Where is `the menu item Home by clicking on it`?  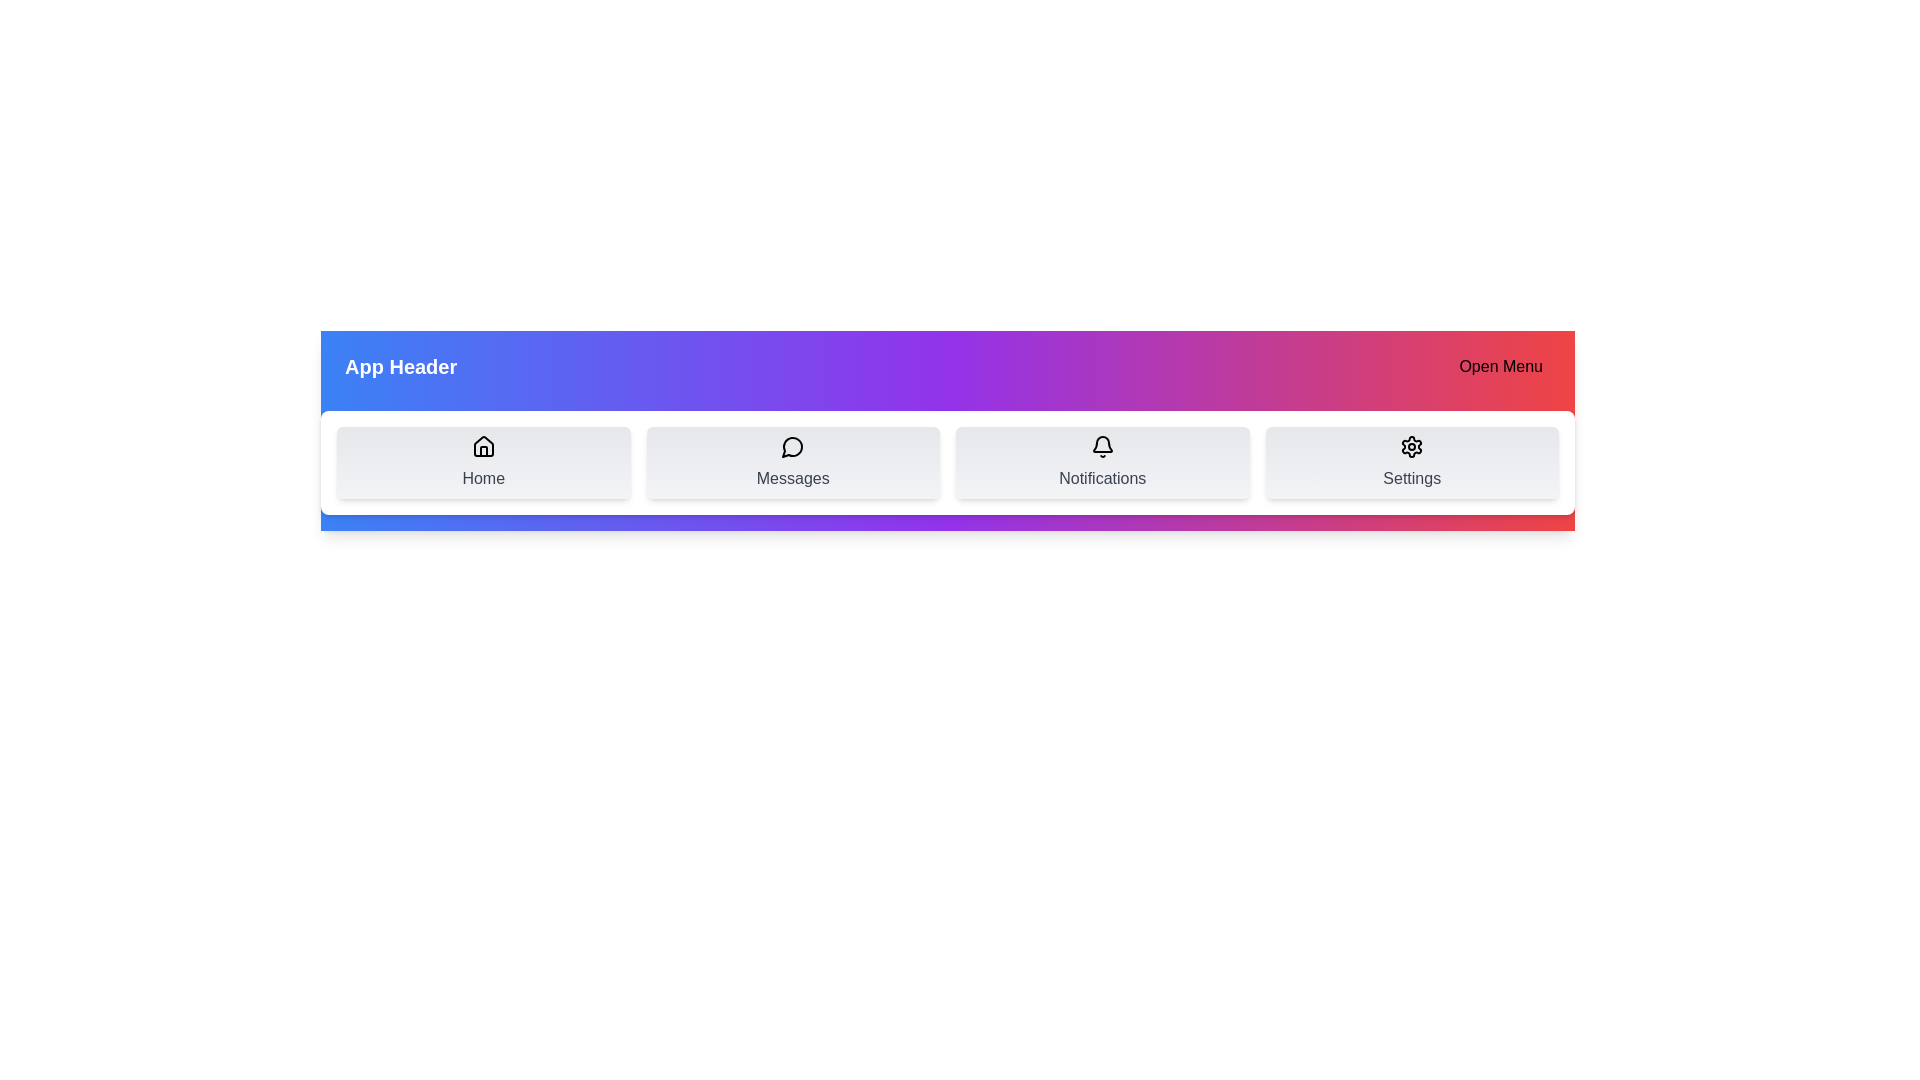
the menu item Home by clicking on it is located at coordinates (483, 462).